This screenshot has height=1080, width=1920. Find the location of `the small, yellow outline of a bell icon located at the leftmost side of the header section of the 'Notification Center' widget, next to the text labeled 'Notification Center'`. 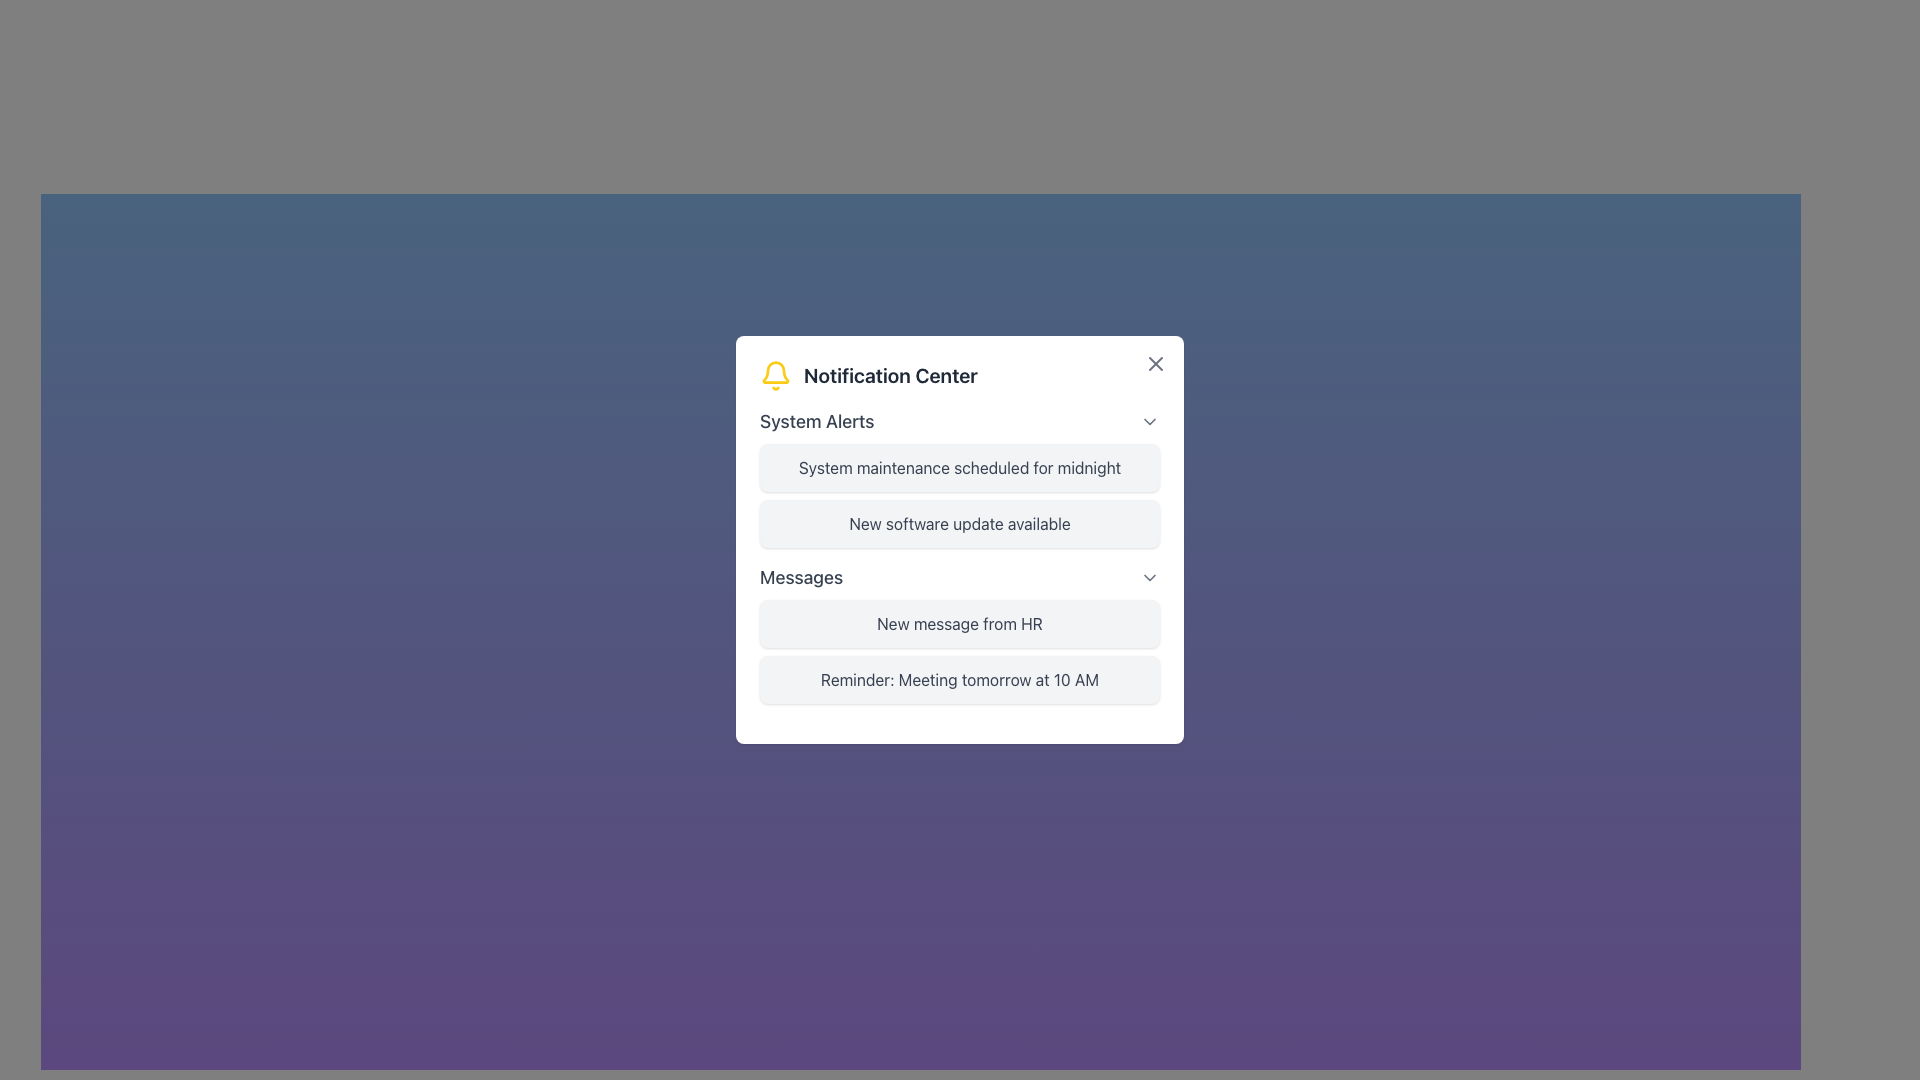

the small, yellow outline of a bell icon located at the leftmost side of the header section of the 'Notification Center' widget, next to the text labeled 'Notification Center' is located at coordinates (775, 375).